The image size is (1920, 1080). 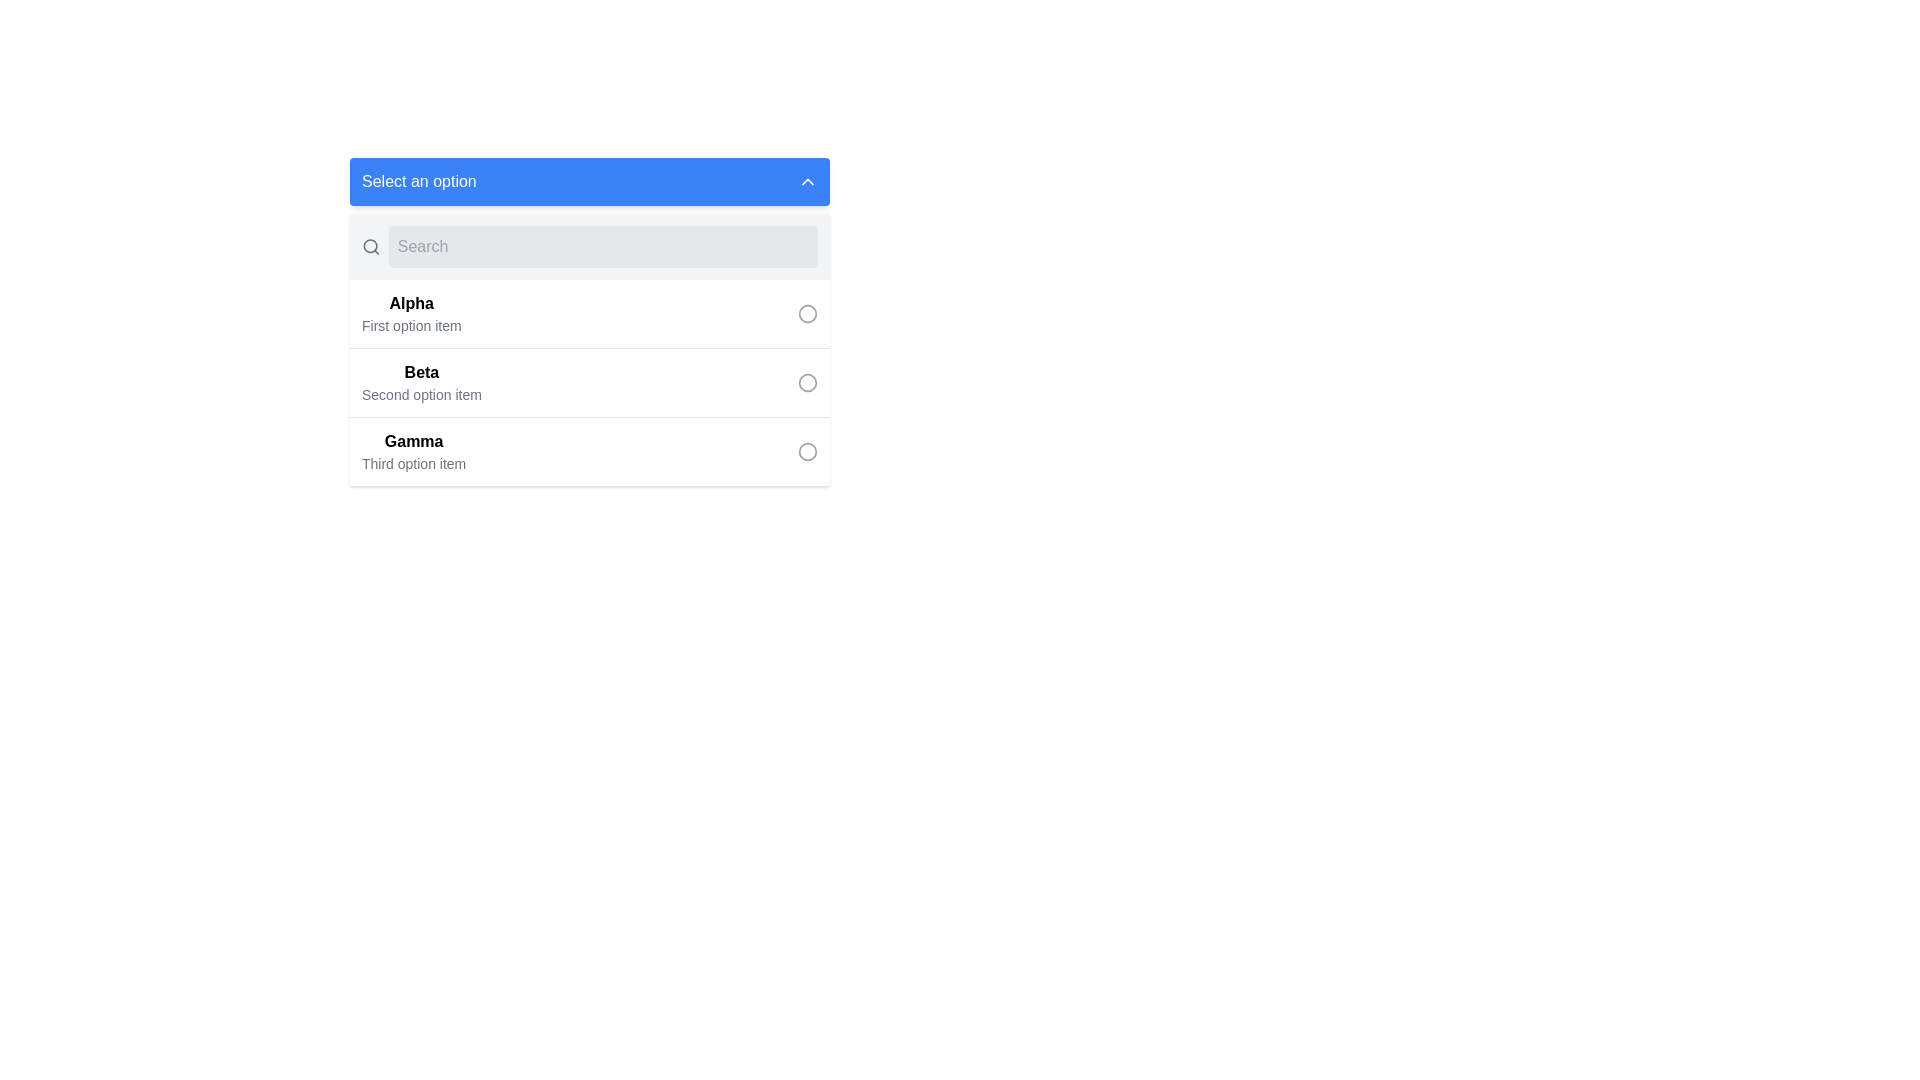 What do you see at coordinates (589, 314) in the screenshot?
I see `the List Item with Icon element labeled 'Alpha'` at bounding box center [589, 314].